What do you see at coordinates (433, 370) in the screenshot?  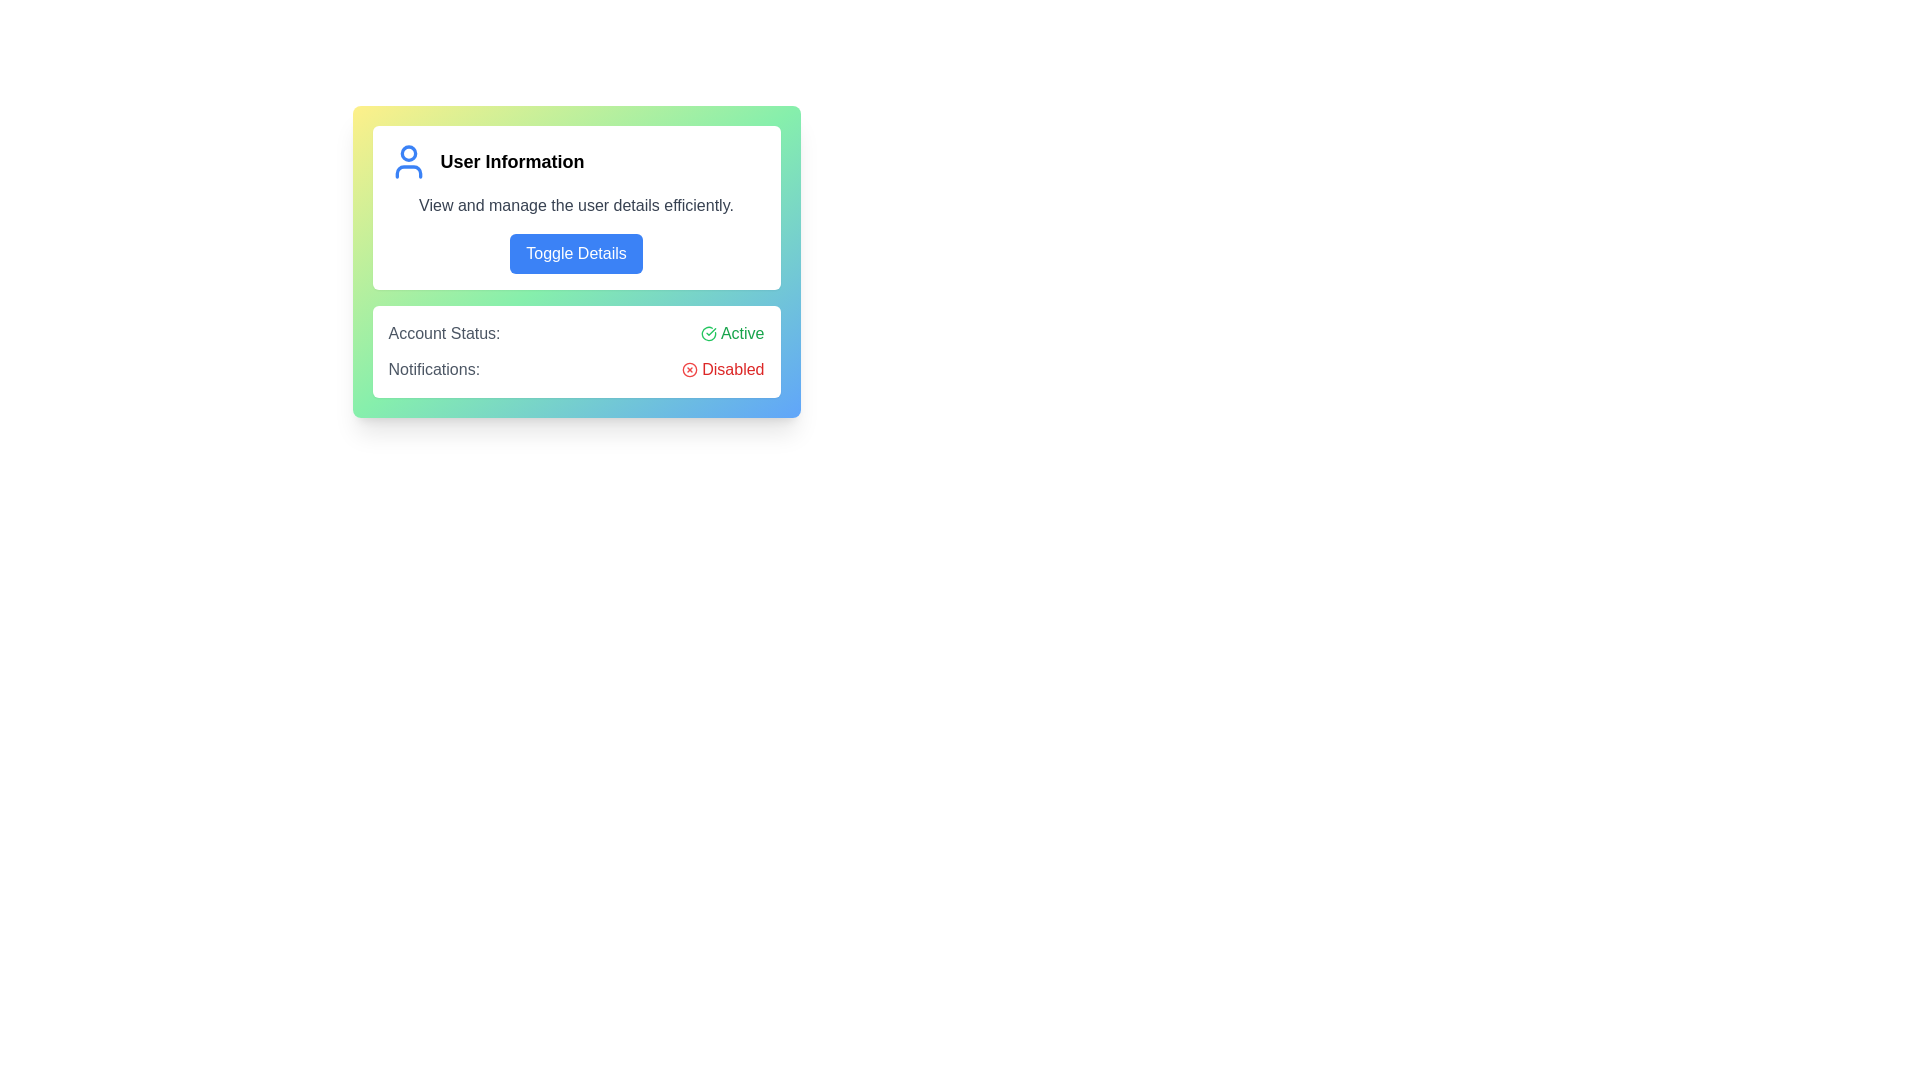 I see `the Text Label that indicates the purpose of the adjacent notification settings controls, positioned below the account status label and to the left of the 'Disabled' status indicator` at bounding box center [433, 370].